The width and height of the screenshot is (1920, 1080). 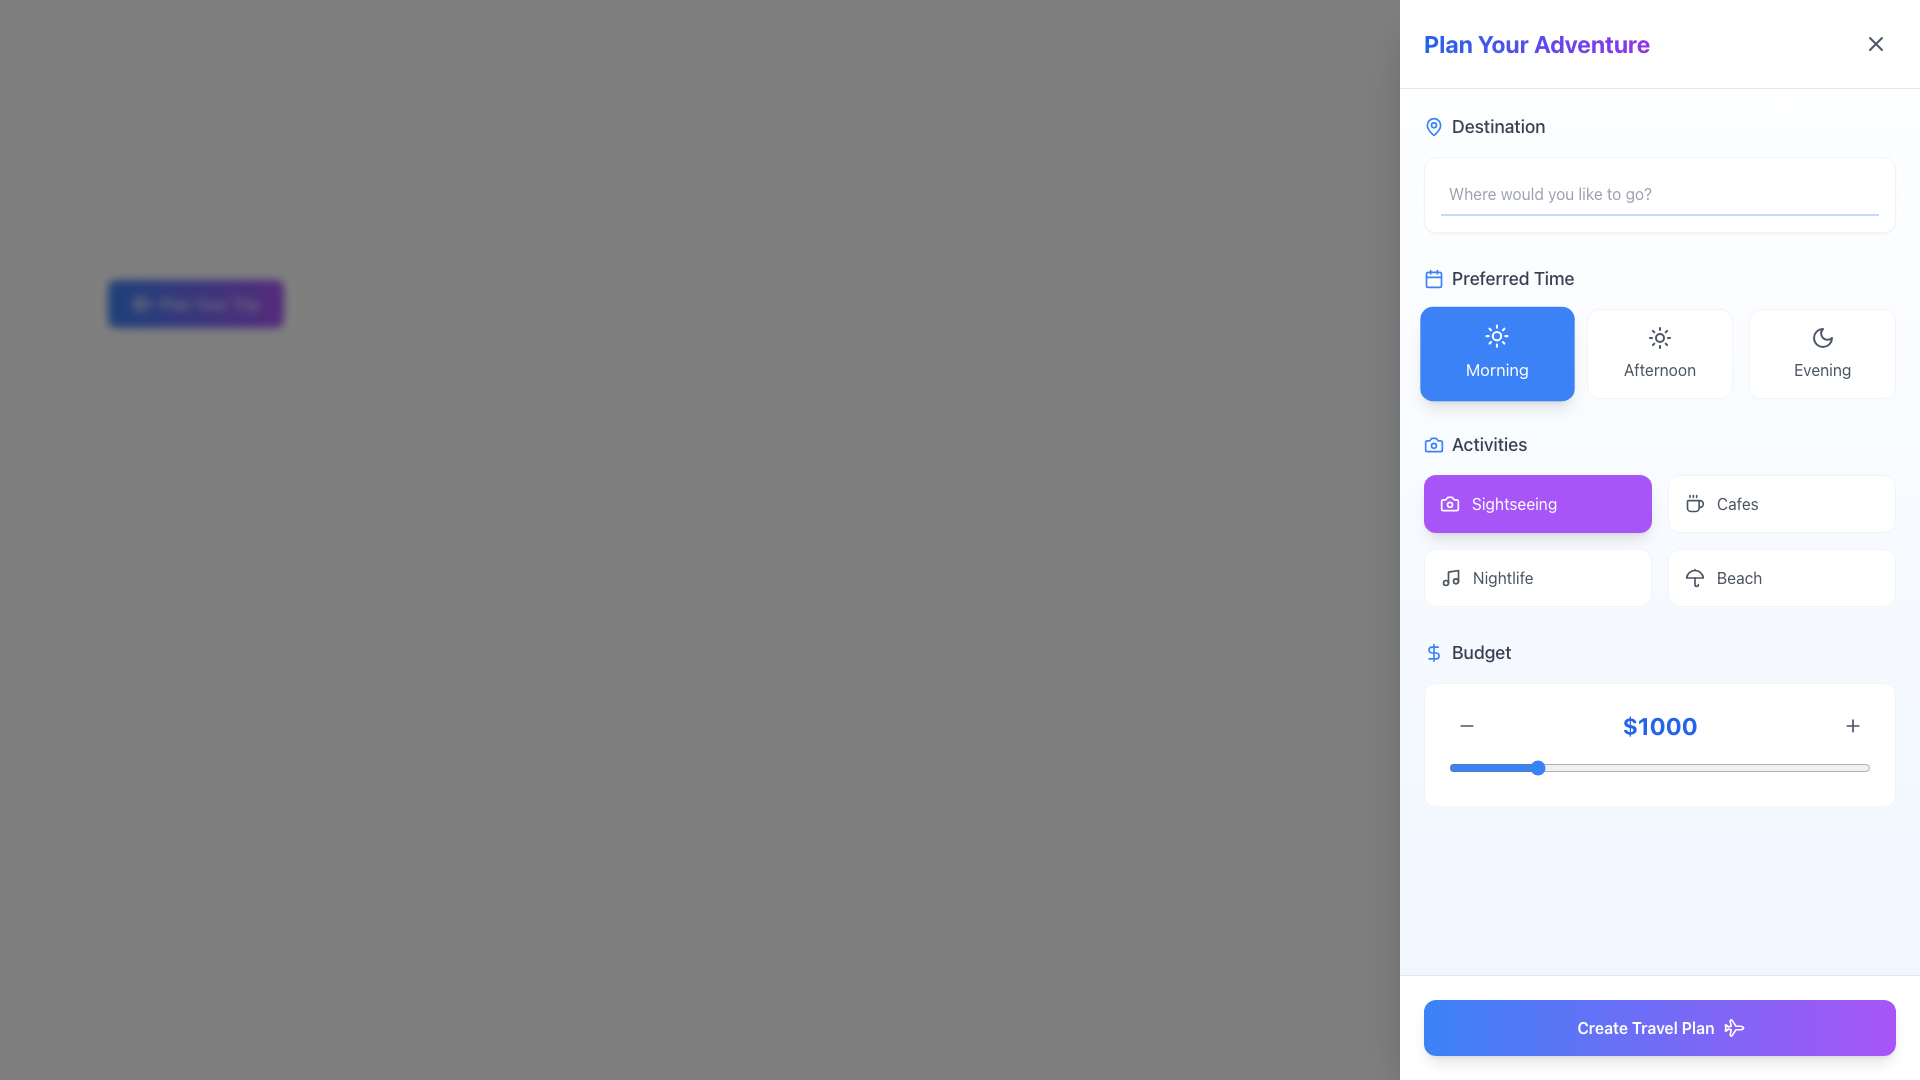 I want to click on the decorative icon associated with the 'Evening' time selection in the 'Preferred Time' category, so click(x=1822, y=337).